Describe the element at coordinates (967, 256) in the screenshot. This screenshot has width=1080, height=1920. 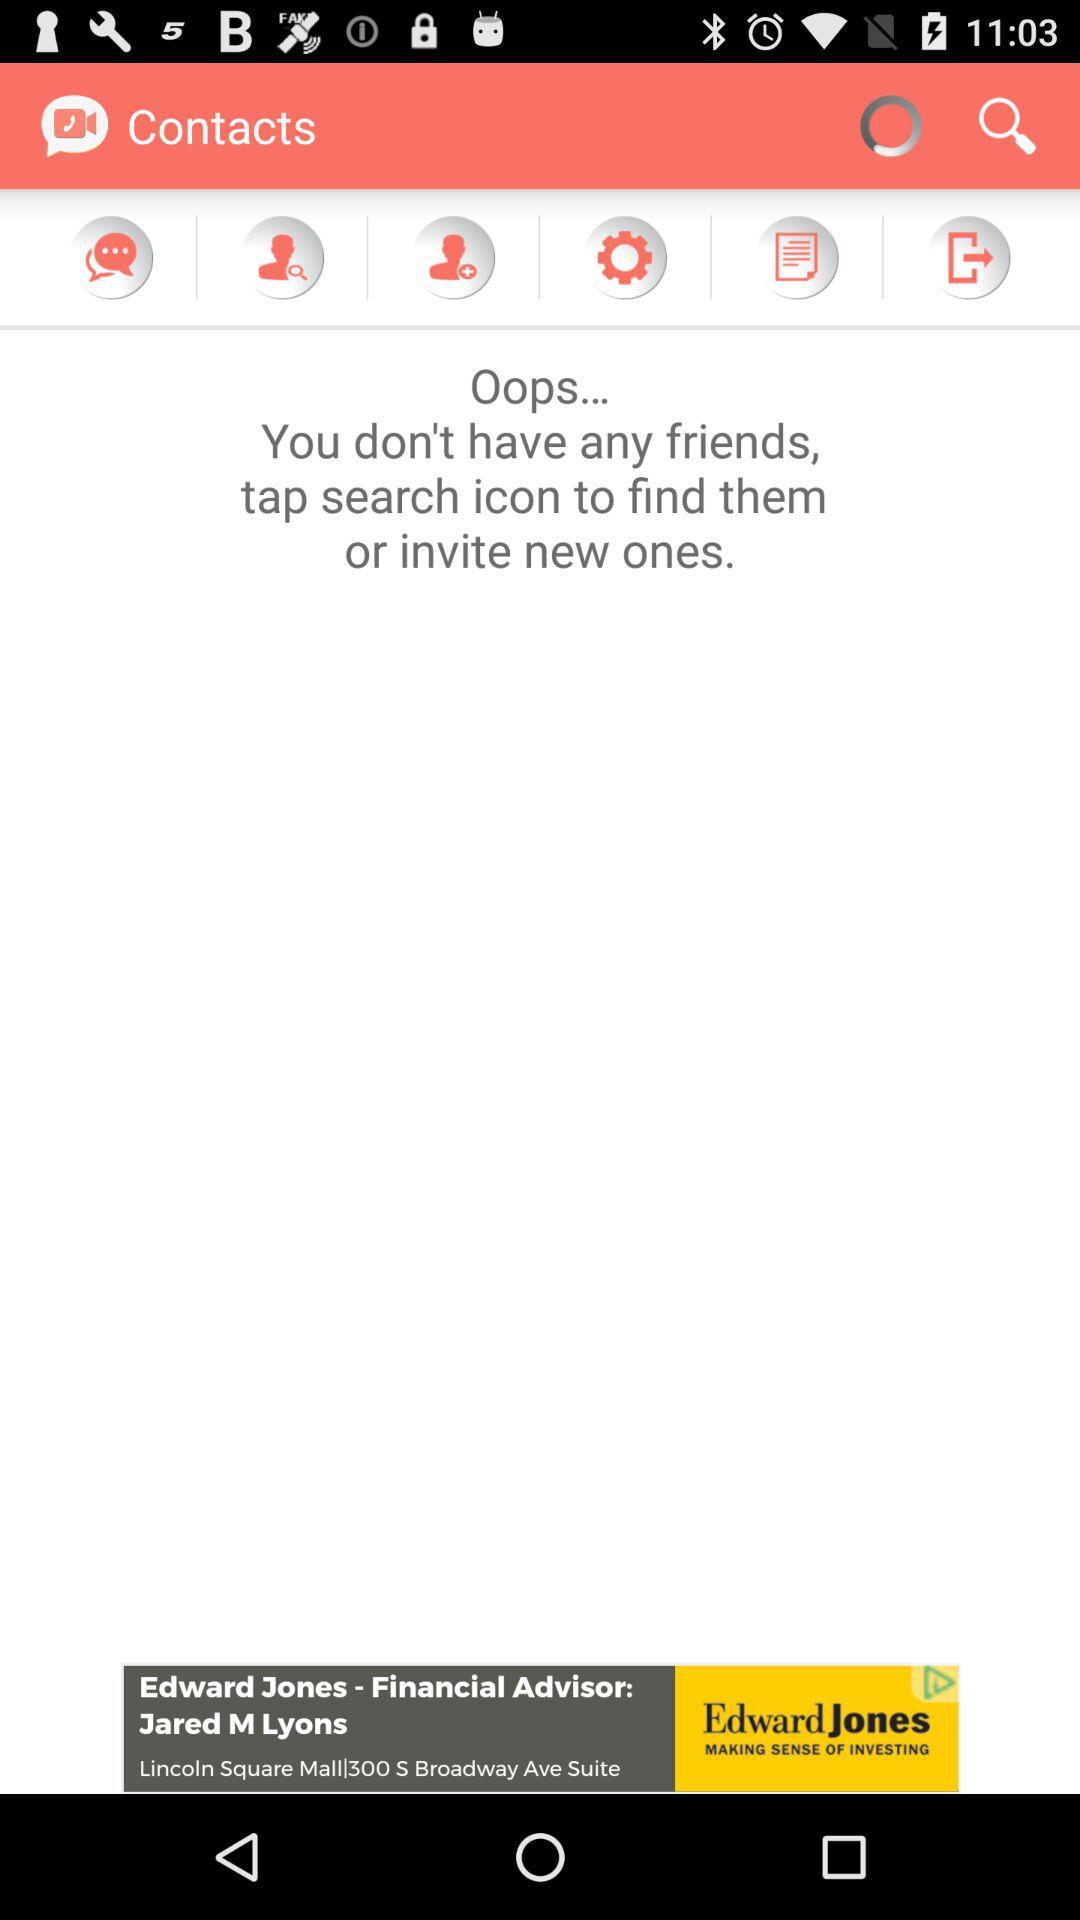
I see `next page` at that location.